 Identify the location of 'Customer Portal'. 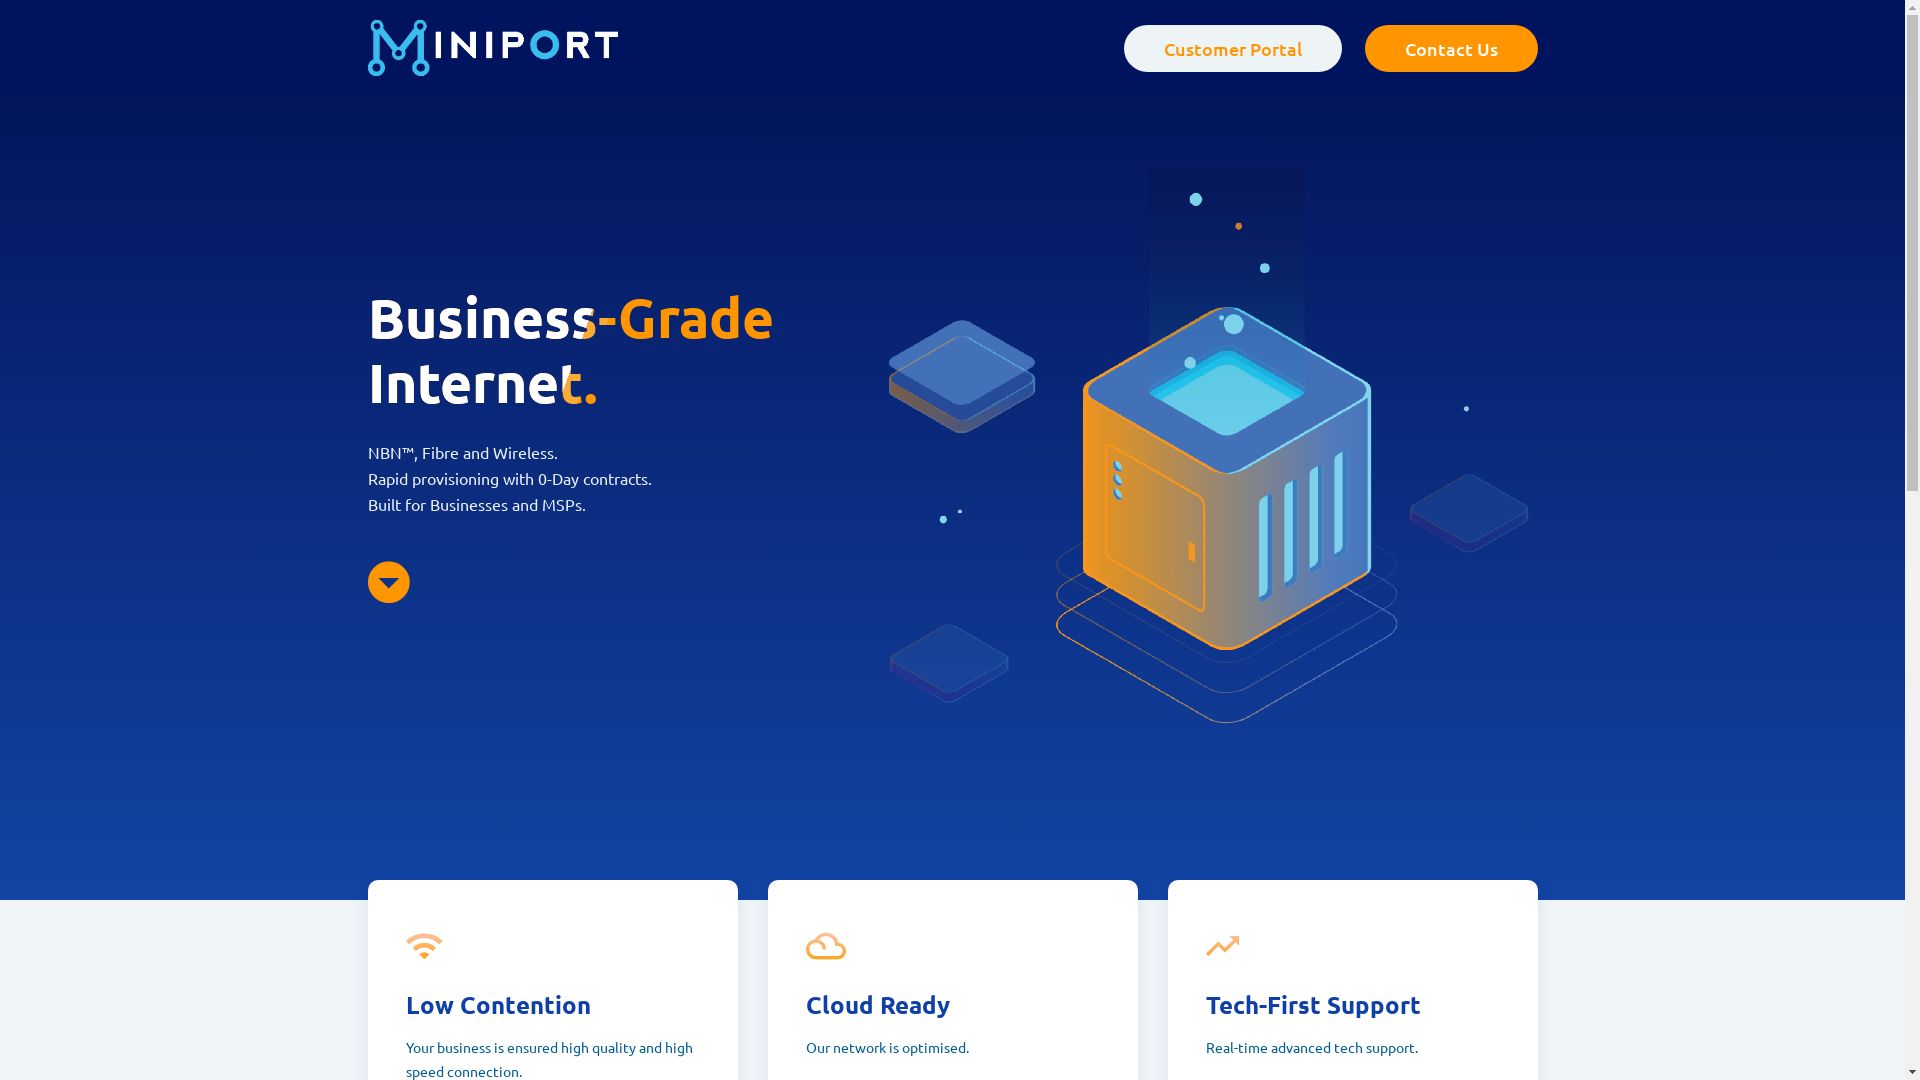
(1232, 46).